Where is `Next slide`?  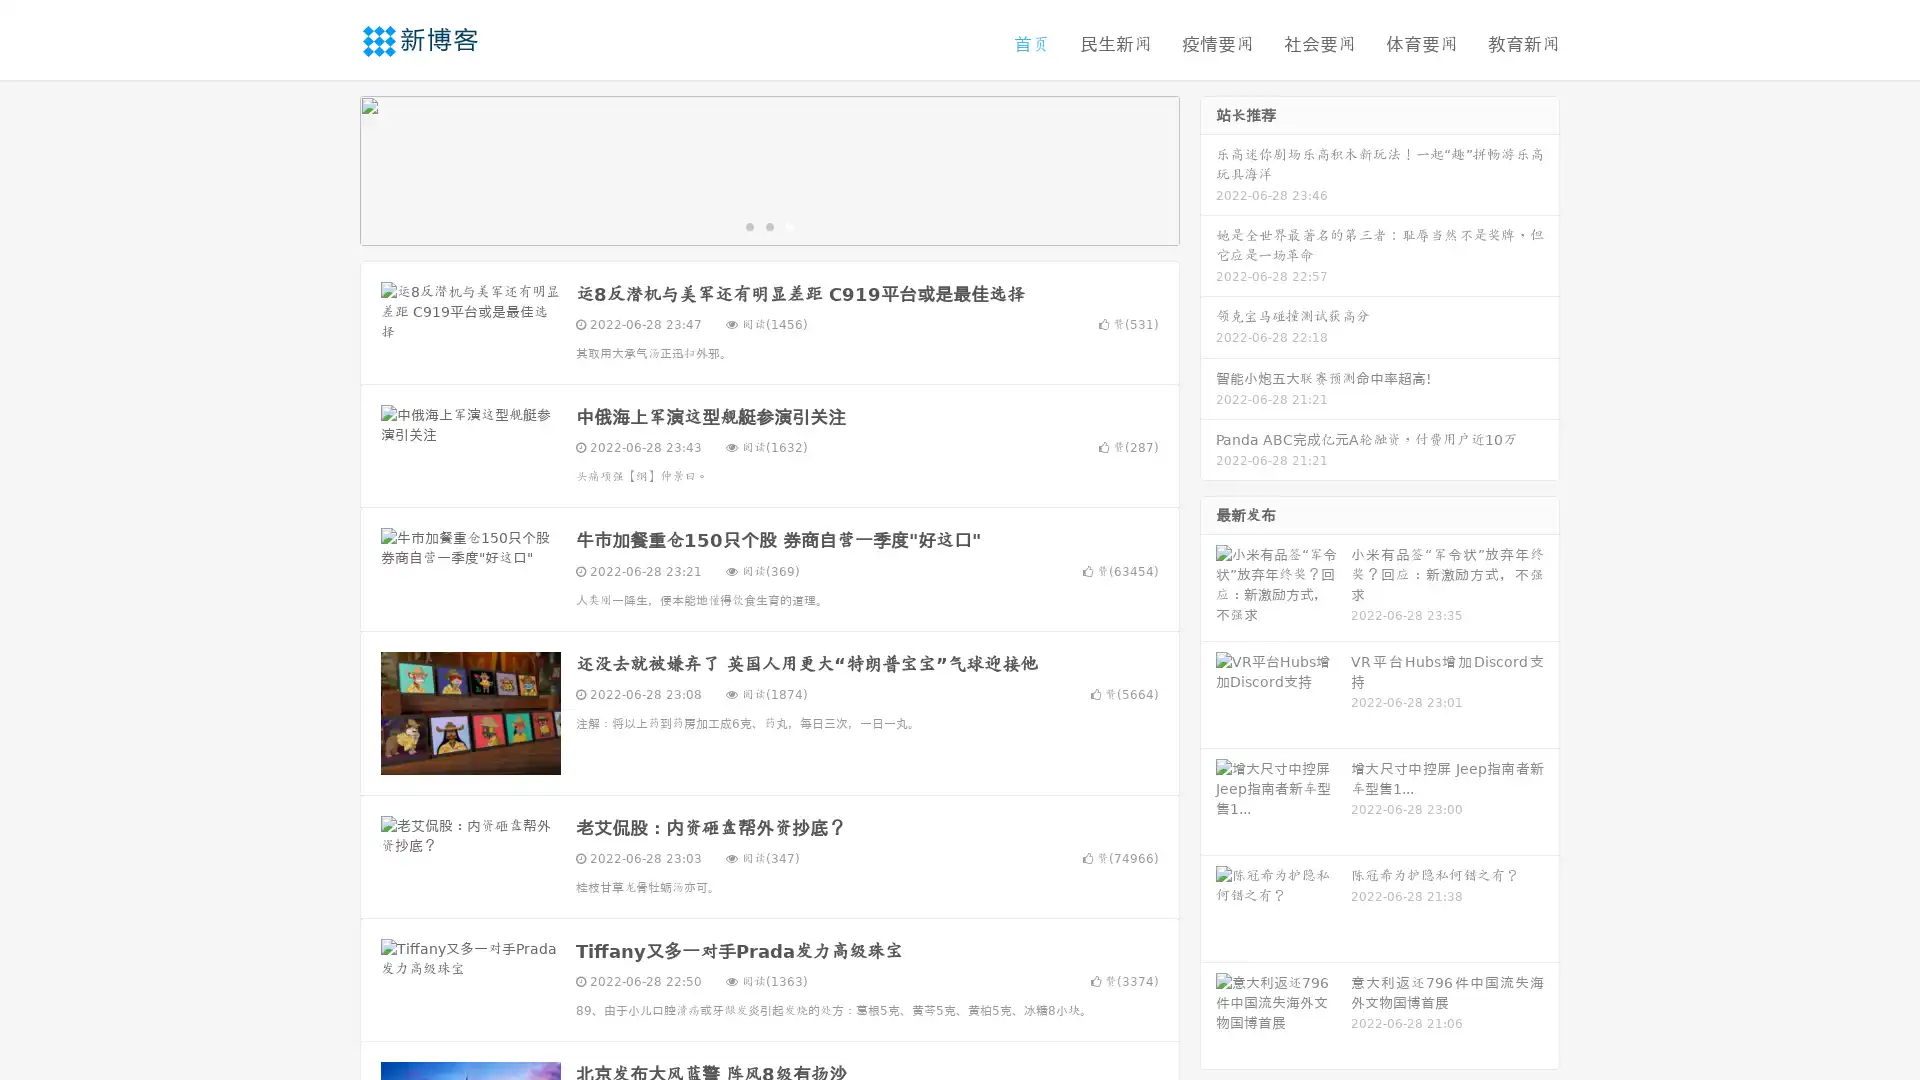 Next slide is located at coordinates (1208, 168).